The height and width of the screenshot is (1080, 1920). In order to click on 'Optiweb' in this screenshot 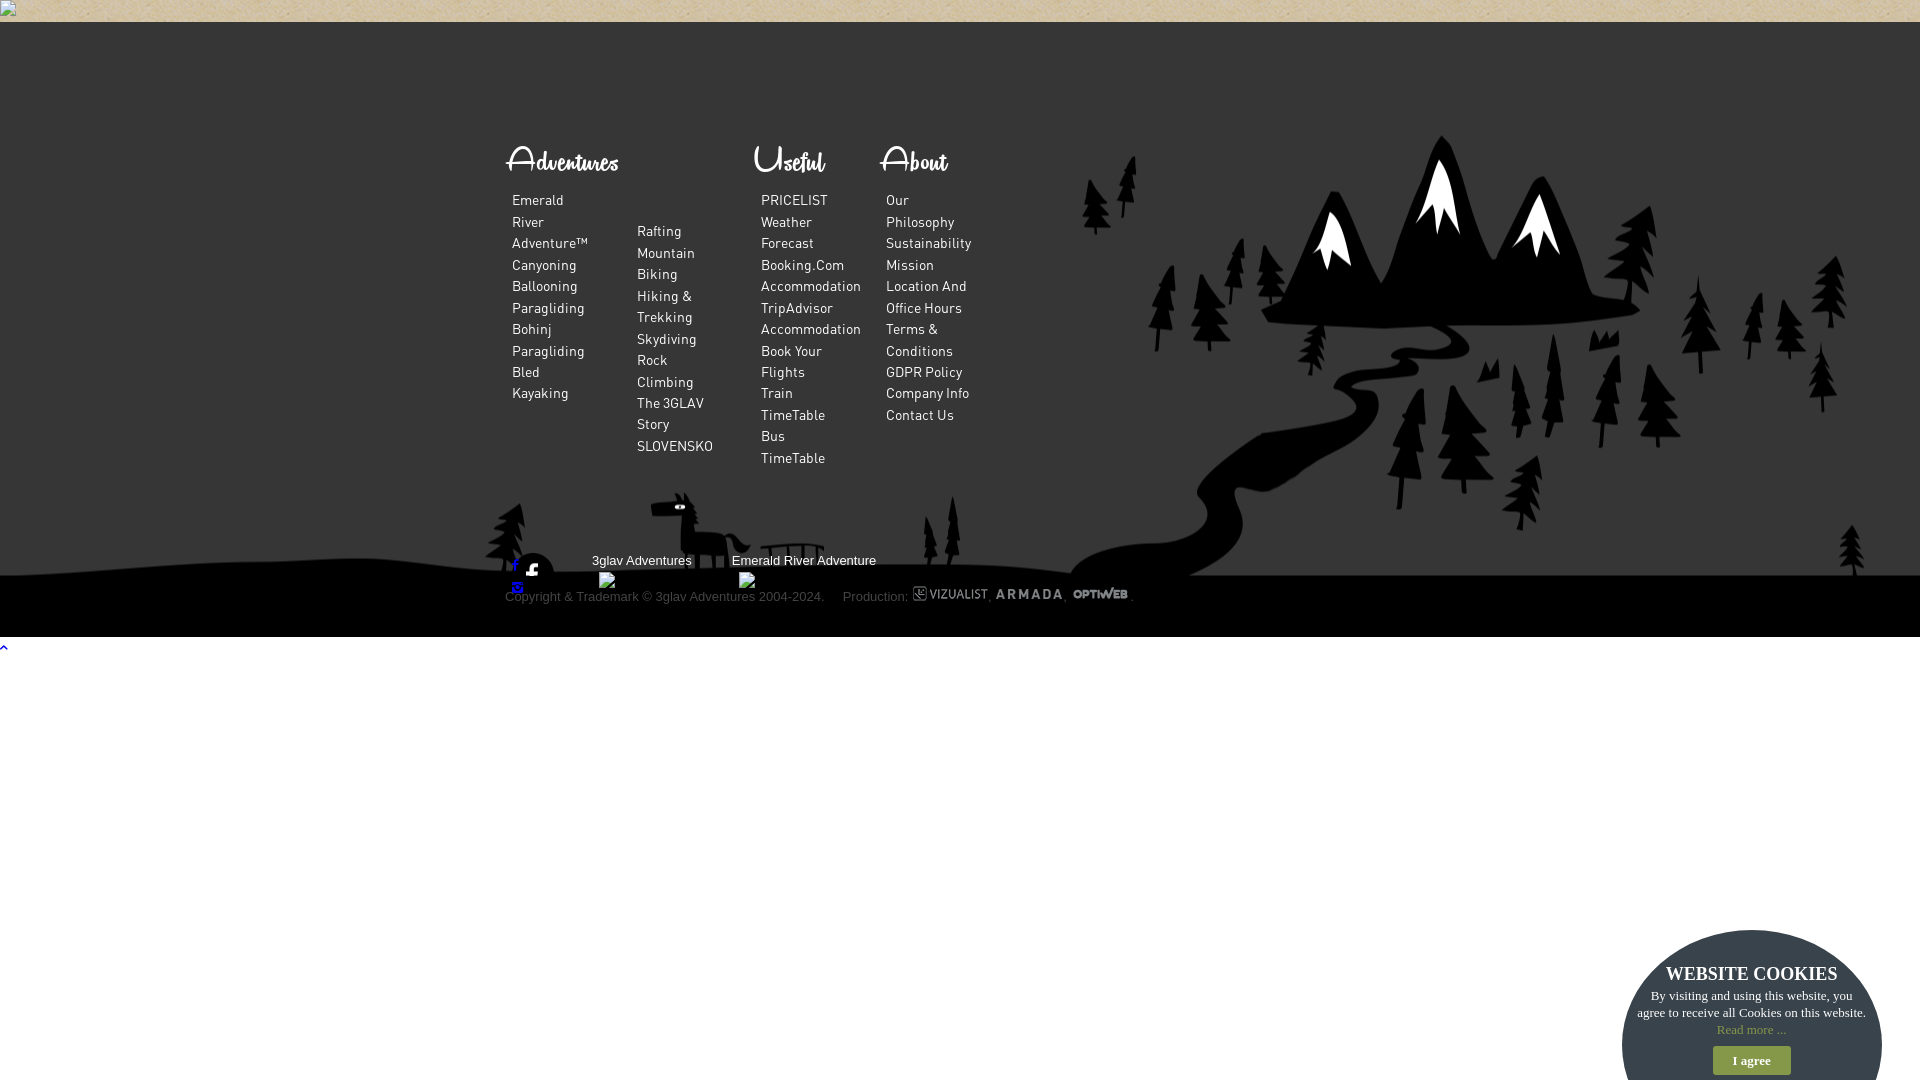, I will do `click(1098, 595)`.